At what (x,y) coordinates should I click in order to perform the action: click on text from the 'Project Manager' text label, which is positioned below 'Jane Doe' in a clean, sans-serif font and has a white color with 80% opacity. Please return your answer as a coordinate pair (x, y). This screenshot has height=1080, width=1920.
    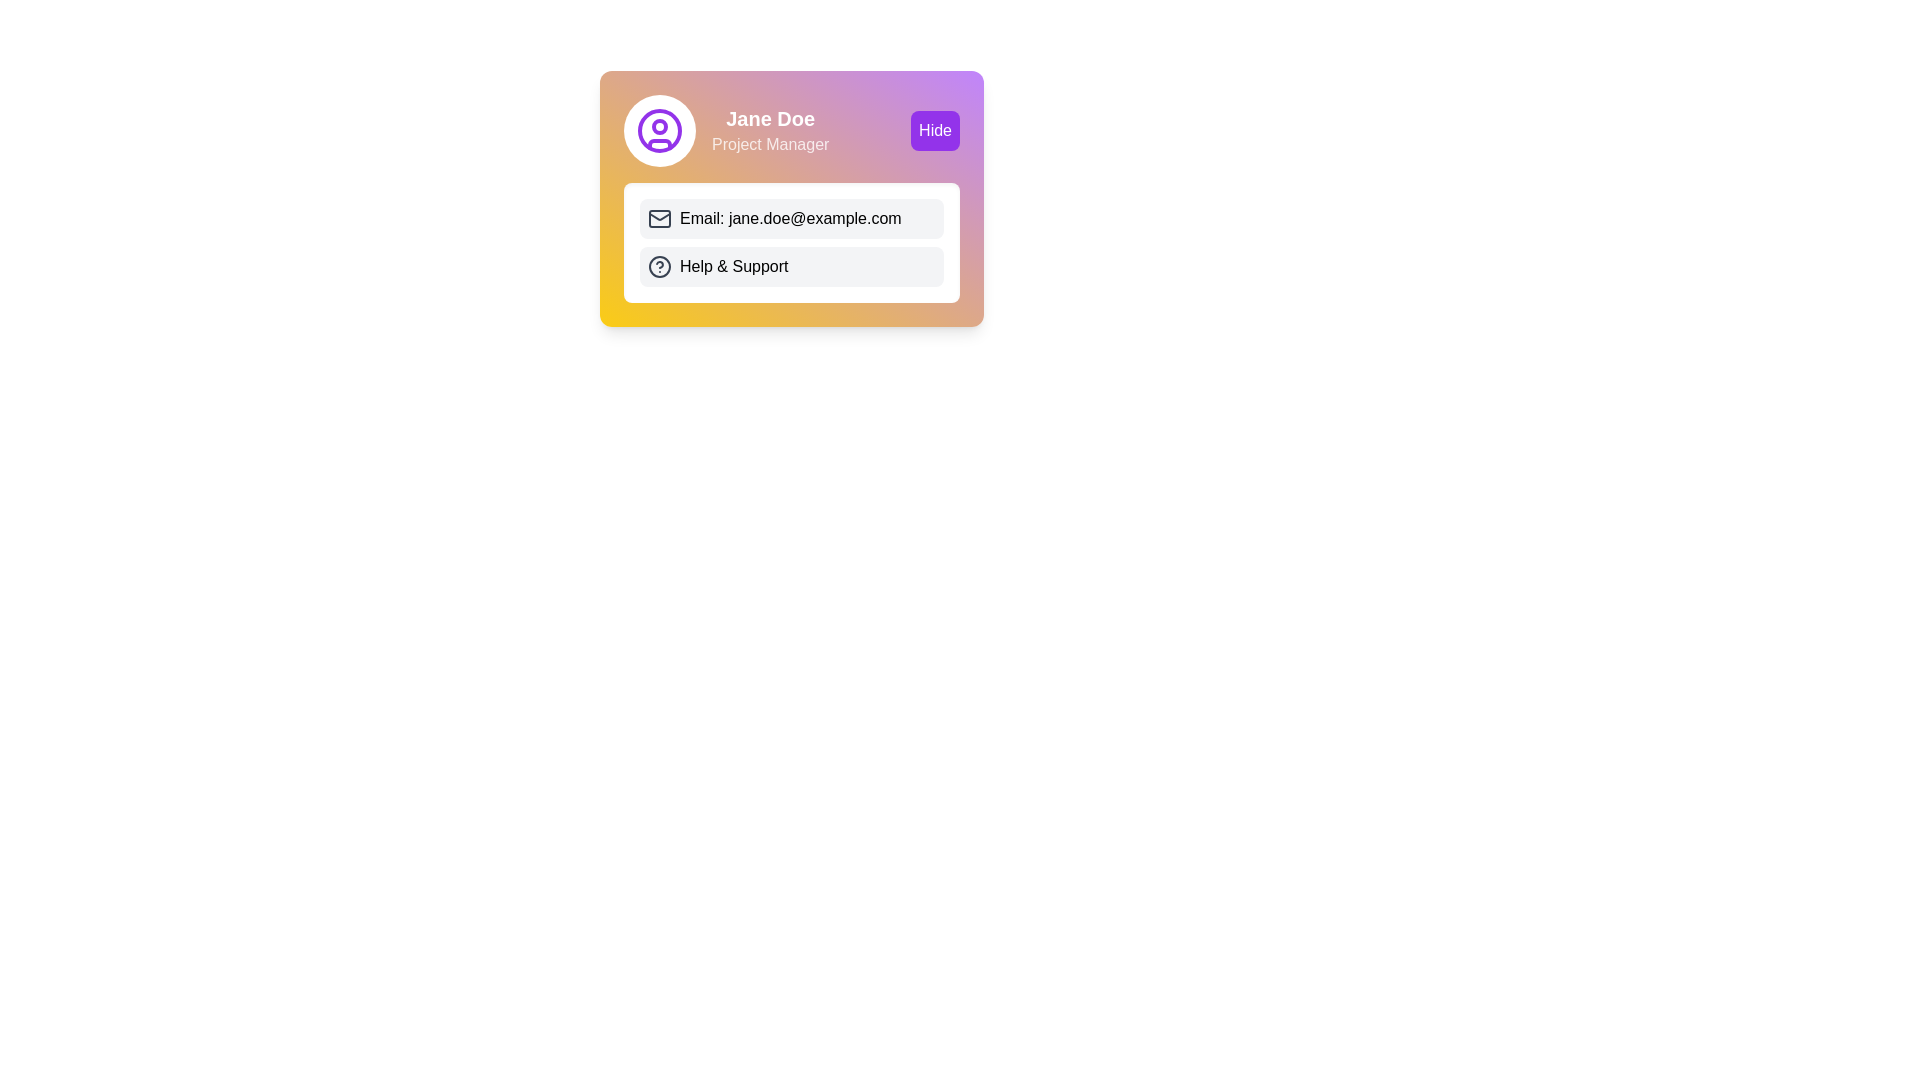
    Looking at the image, I should click on (769, 144).